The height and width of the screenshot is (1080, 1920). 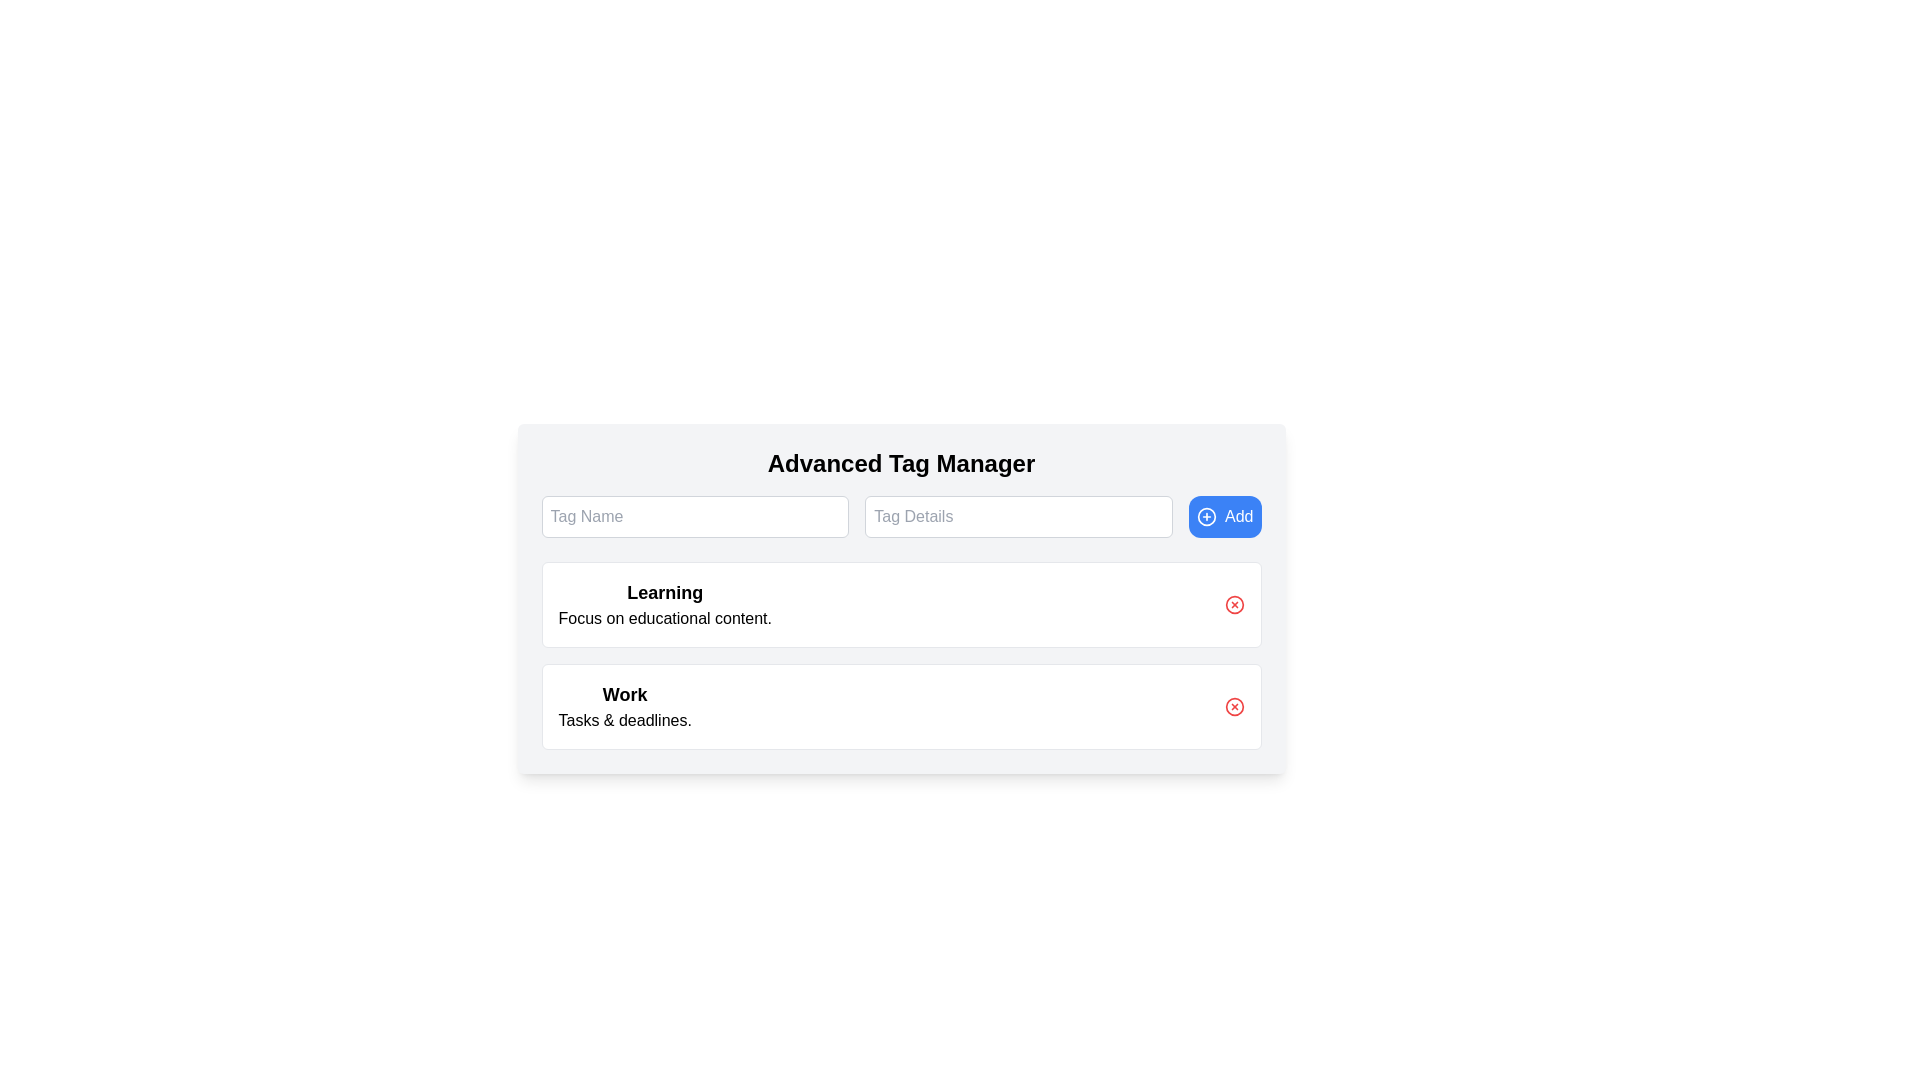 What do you see at coordinates (624, 705) in the screenshot?
I see `the Text label that serves as a category label and description for tasks related to 'Work', located in the second section under 'Advanced Tag Manager'` at bounding box center [624, 705].